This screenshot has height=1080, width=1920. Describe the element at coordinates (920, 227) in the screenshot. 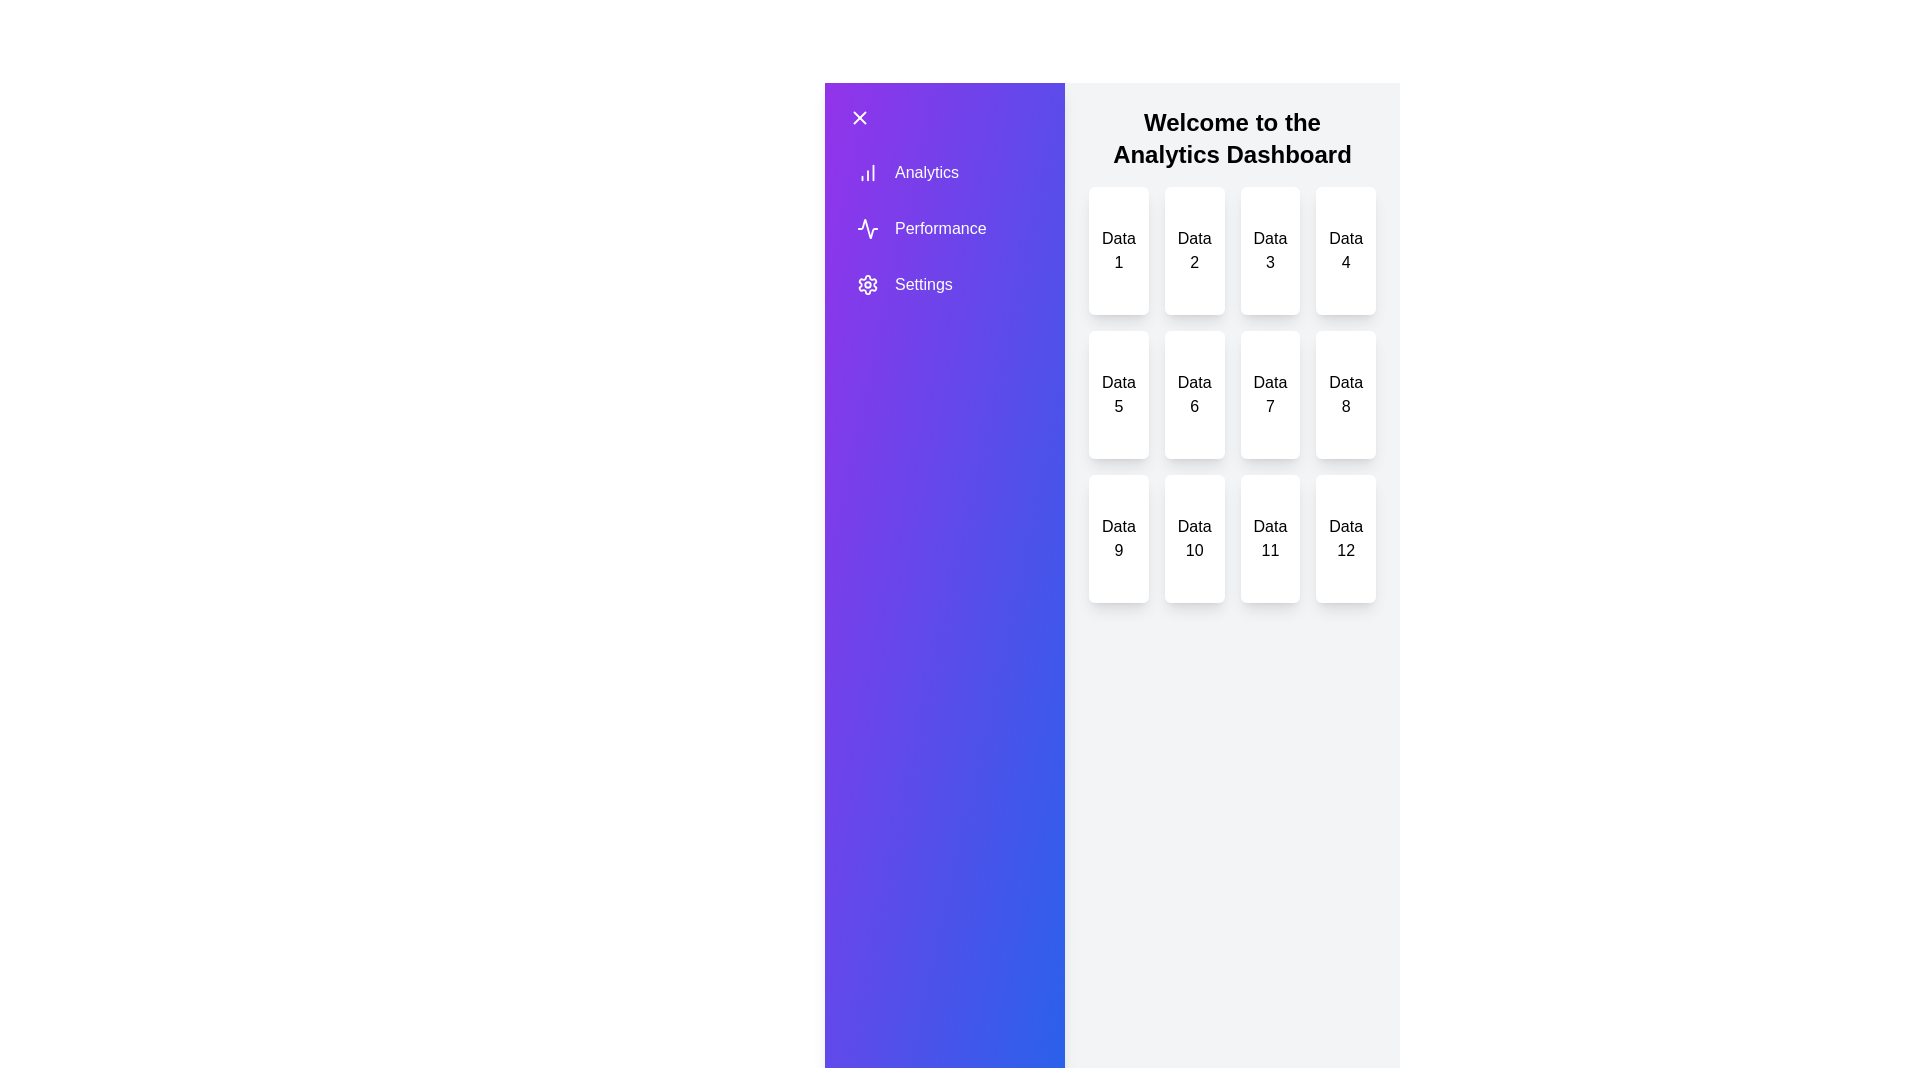

I see `the drawer item labeled Performance to trigger its hover effect` at that location.